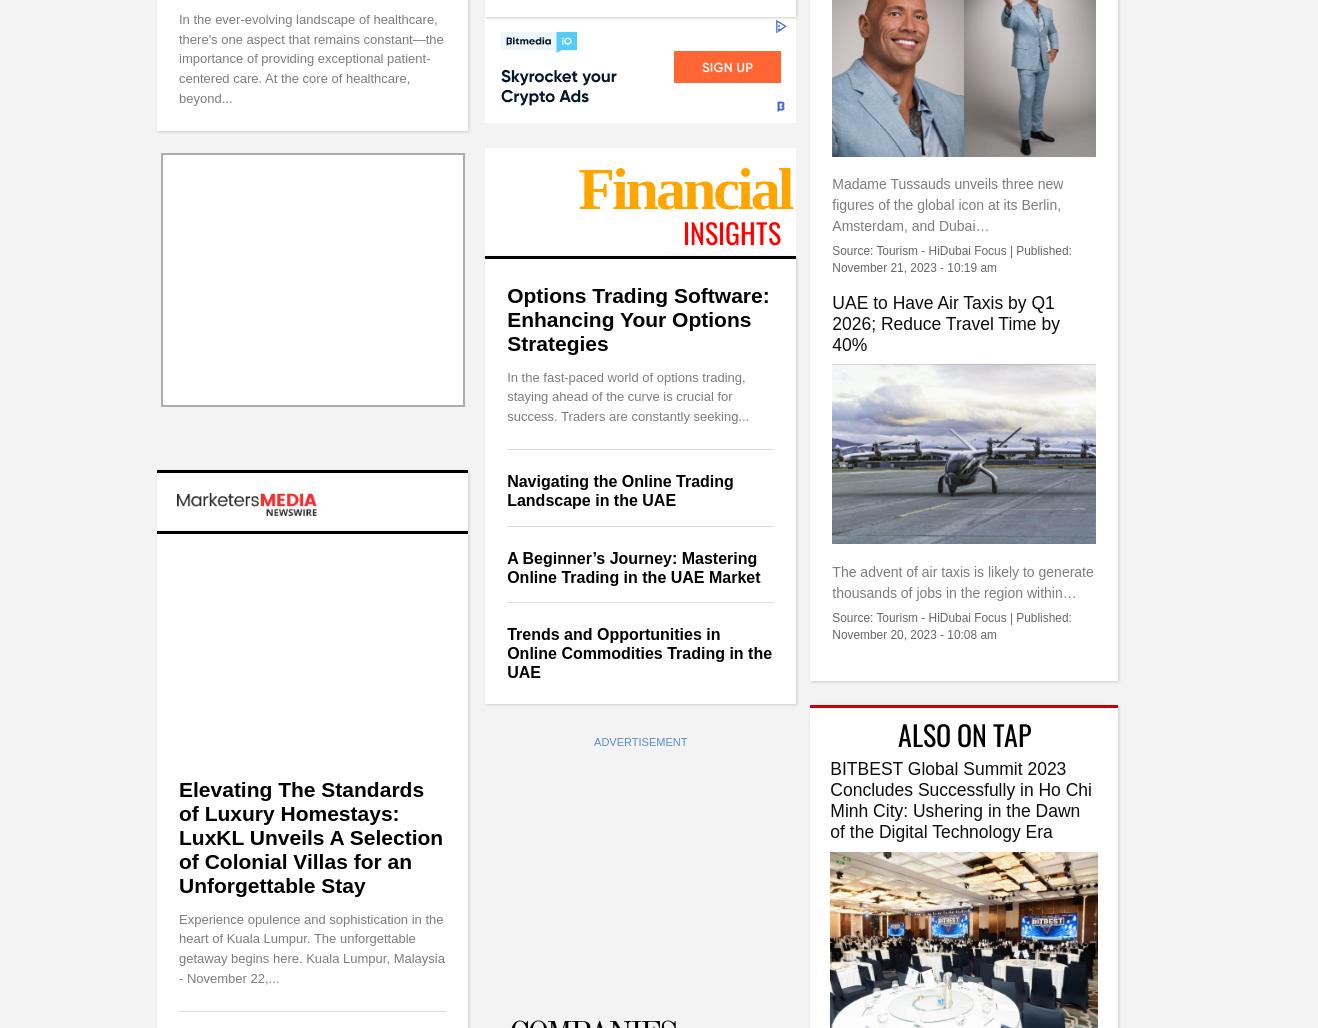  What do you see at coordinates (831, 267) in the screenshot?
I see `'November 21, 2023 - 10:19 am'` at bounding box center [831, 267].